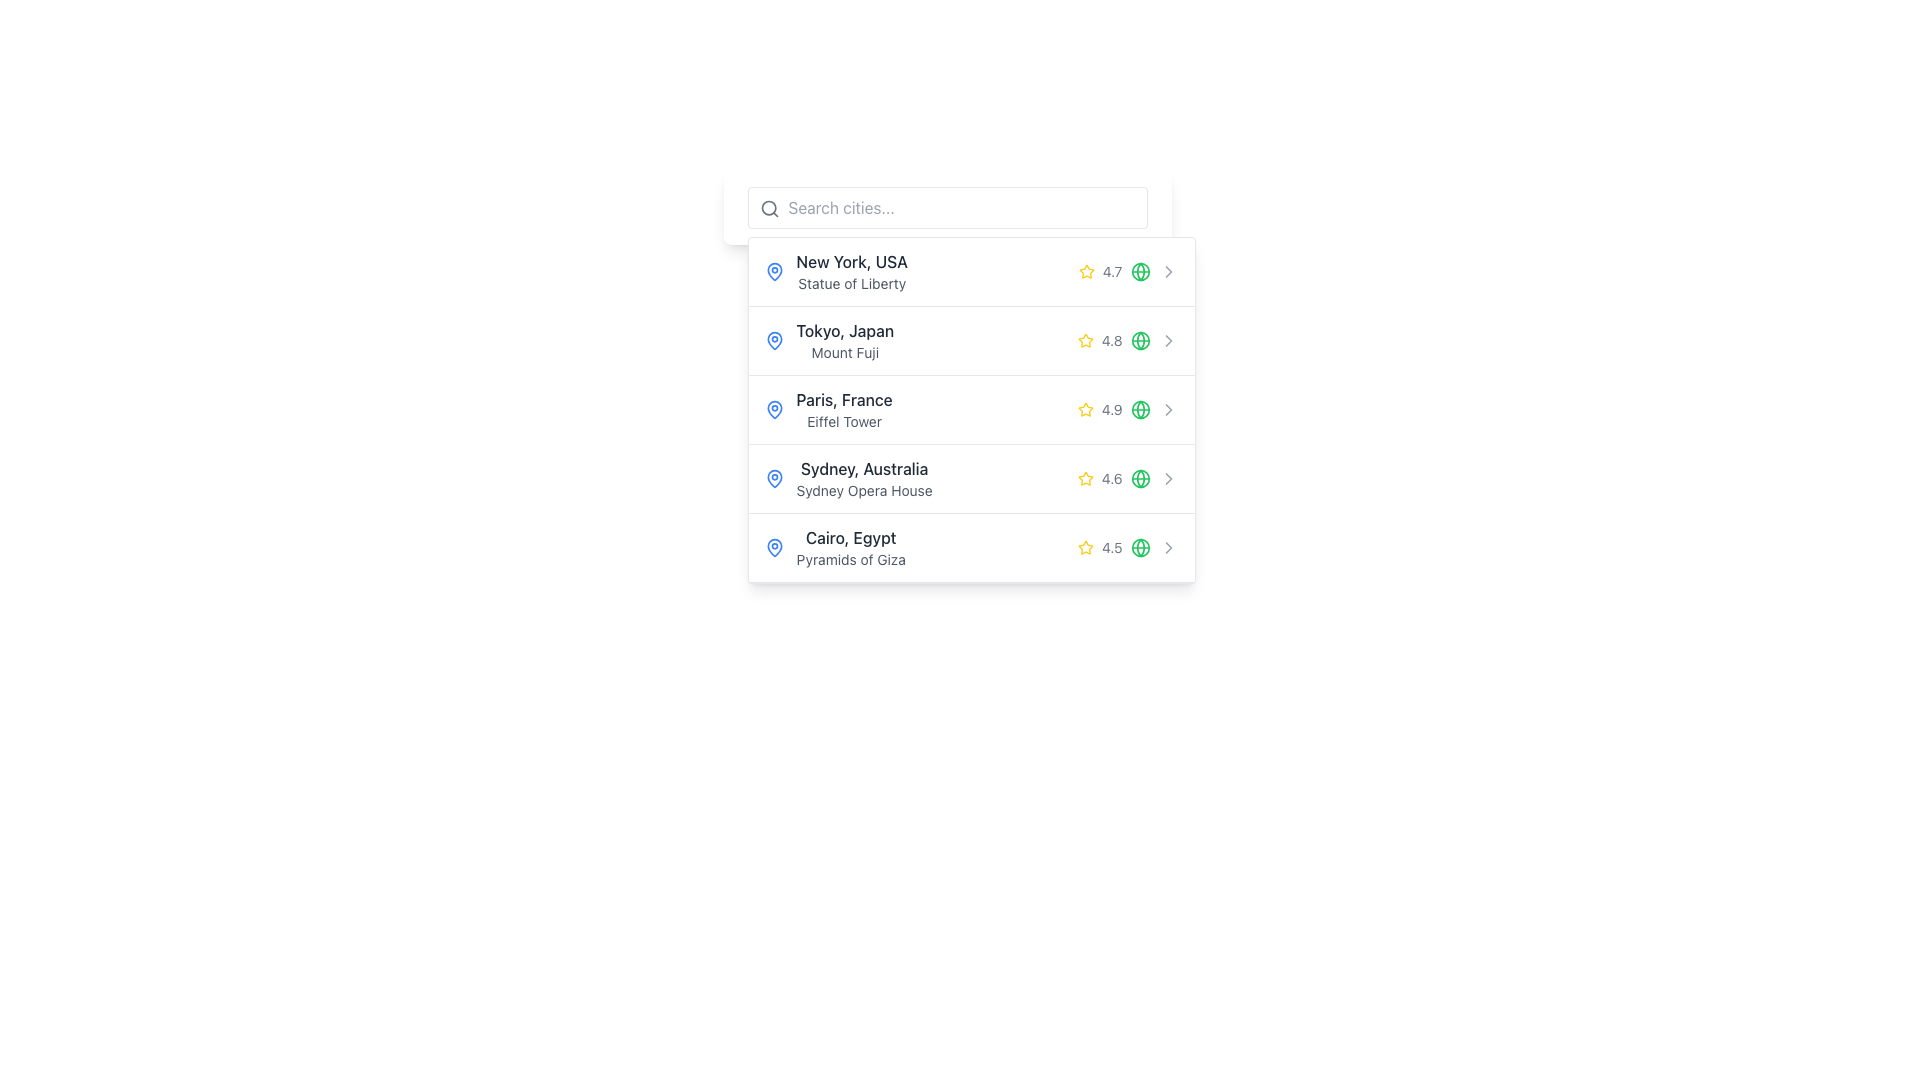  Describe the element at coordinates (1140, 408) in the screenshot. I see `the globe icon located to the far right of the row representing 'Paris, France'` at that location.